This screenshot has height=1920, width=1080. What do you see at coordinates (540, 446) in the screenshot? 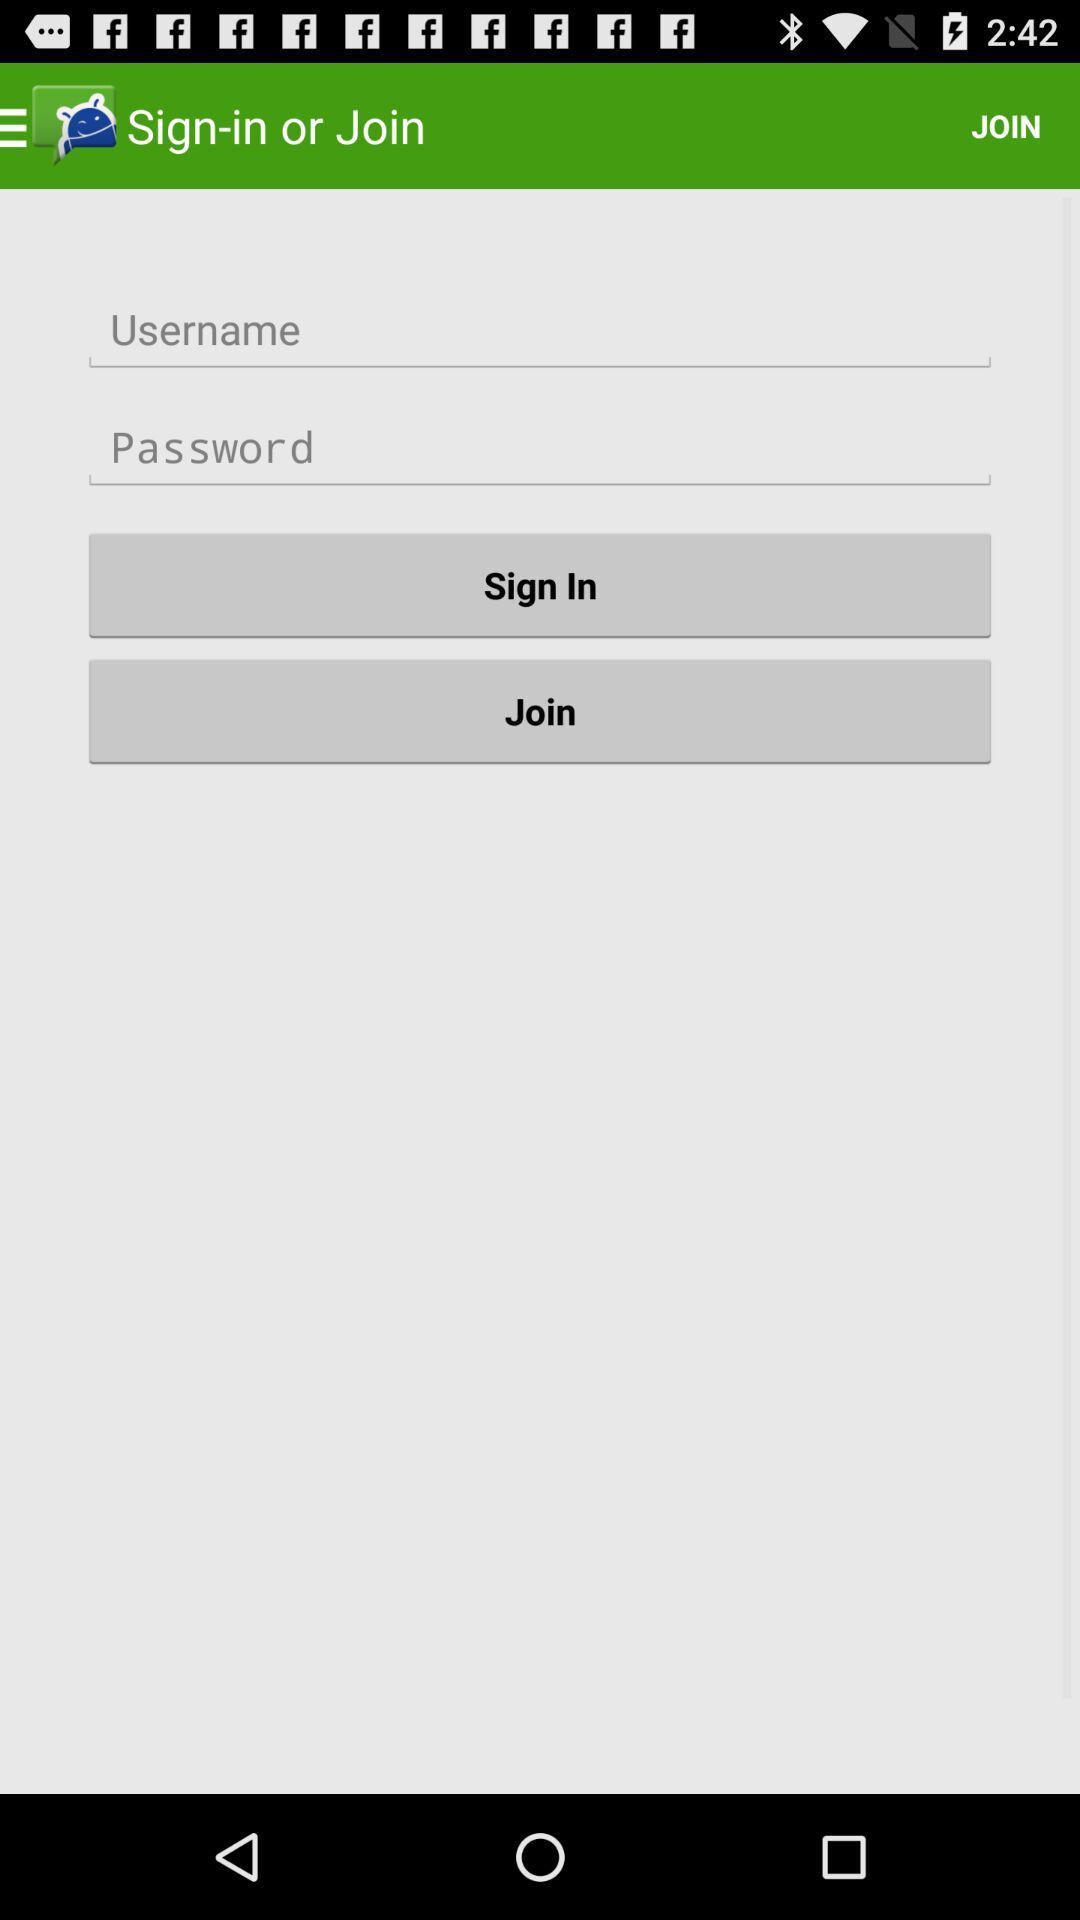
I see `password signin page` at bounding box center [540, 446].